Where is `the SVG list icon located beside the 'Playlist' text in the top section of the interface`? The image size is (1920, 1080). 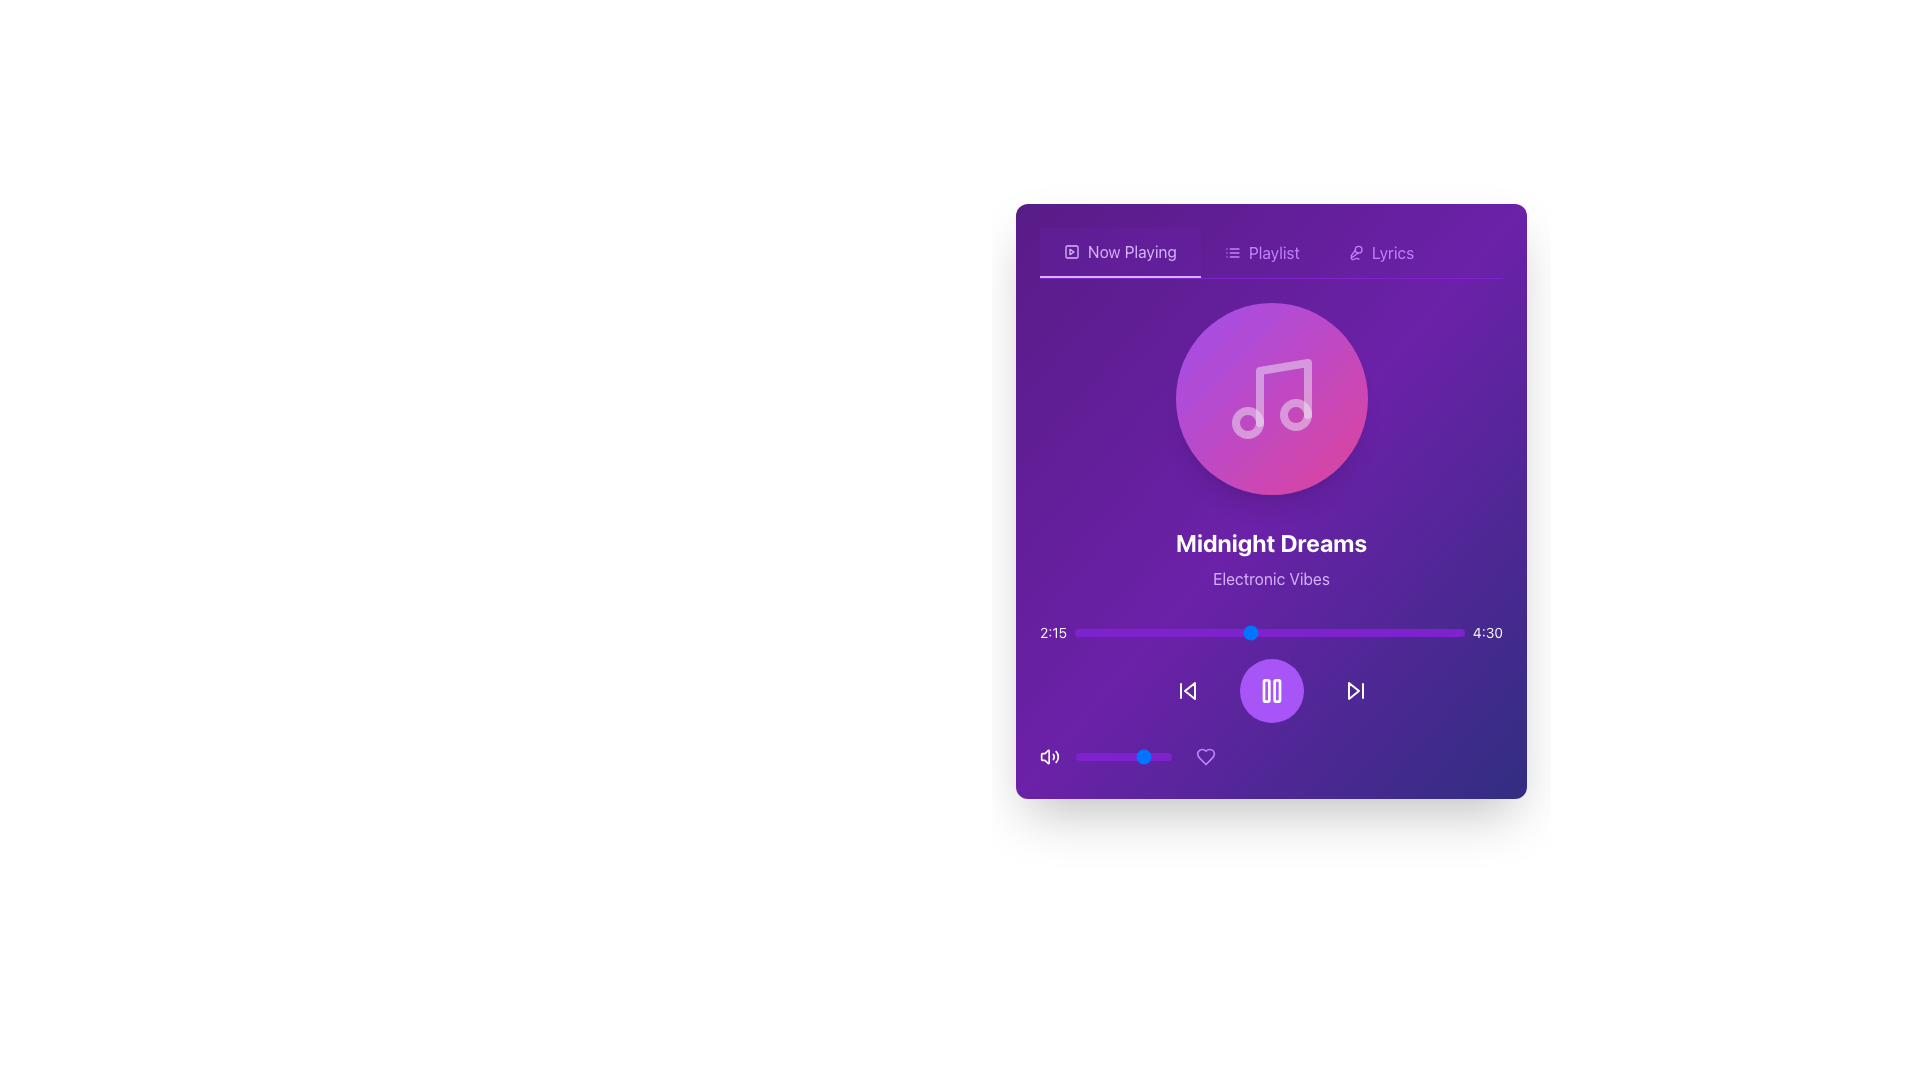 the SVG list icon located beside the 'Playlist' text in the top section of the interface is located at coordinates (1231, 252).